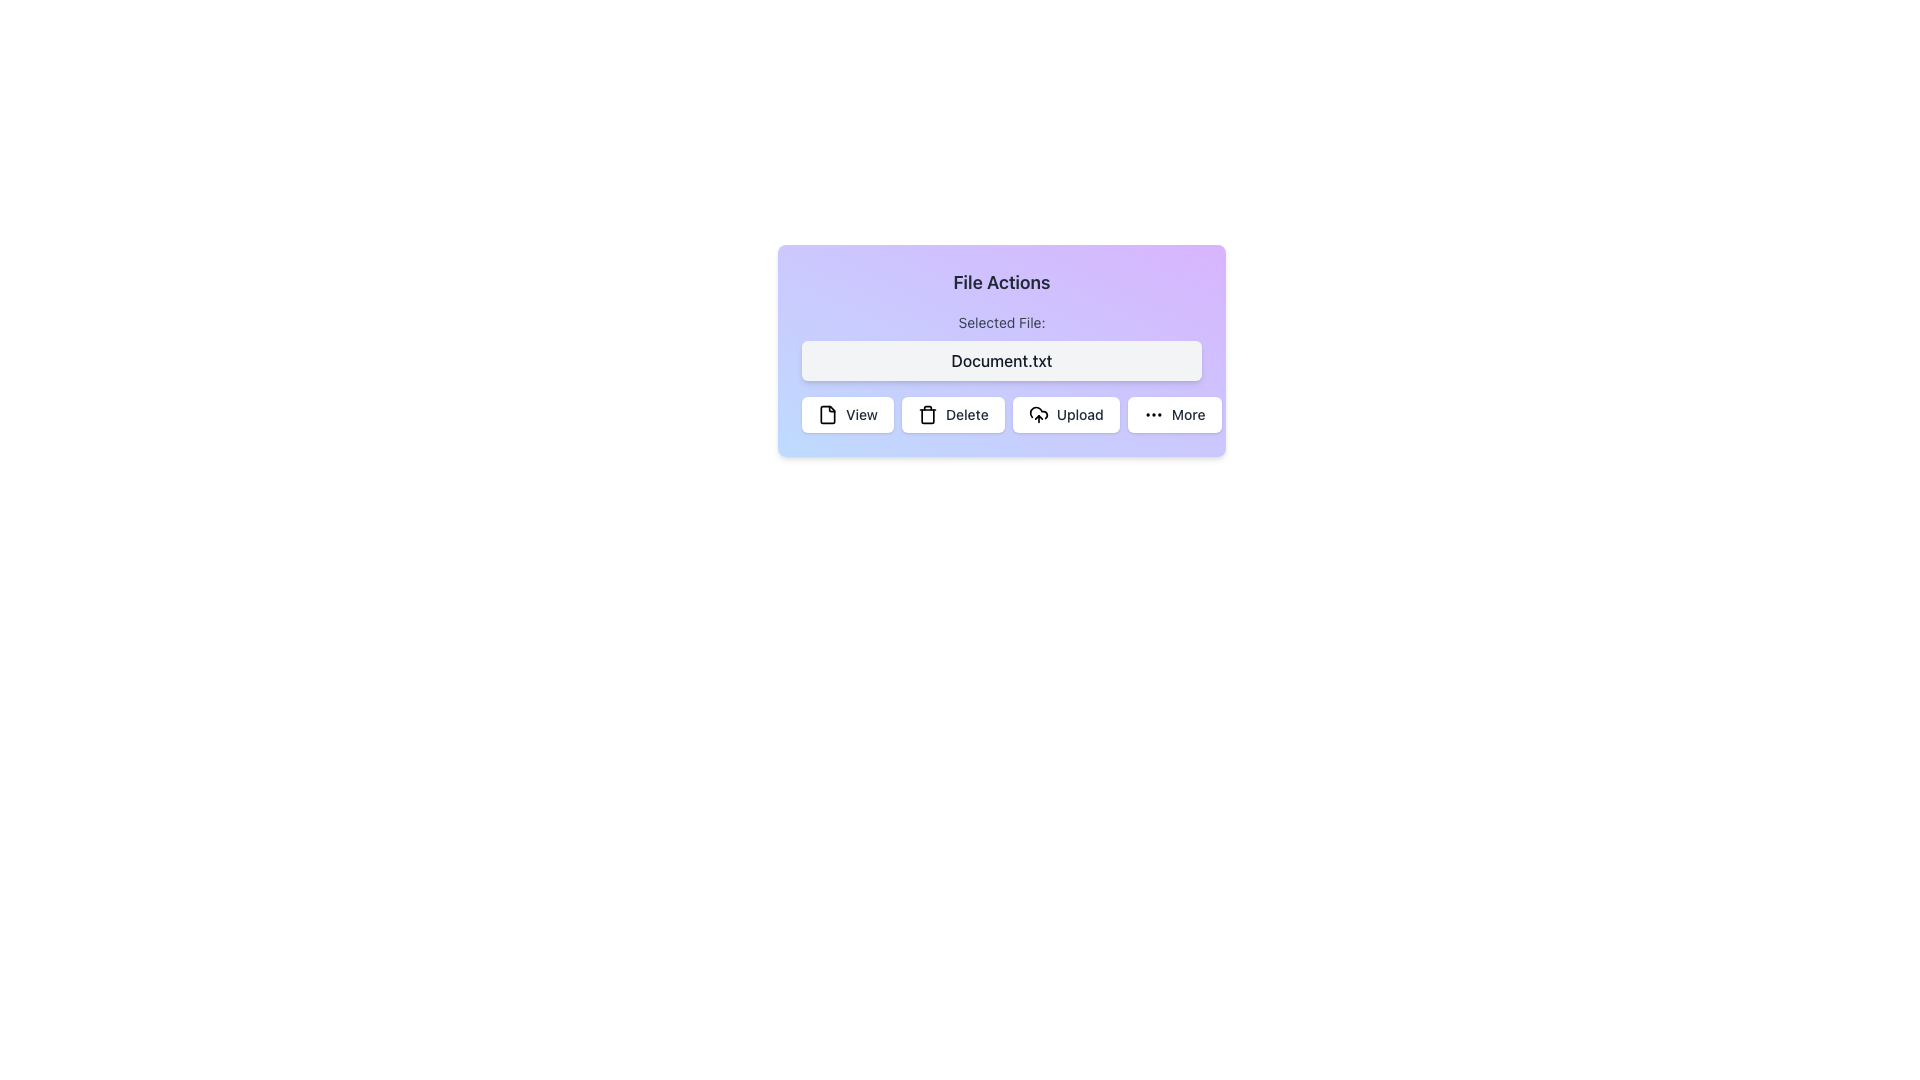  What do you see at coordinates (1002, 346) in the screenshot?
I see `the Label indicating the name of the selected file, located below the 'File Actions' header and above the action buttons` at bounding box center [1002, 346].